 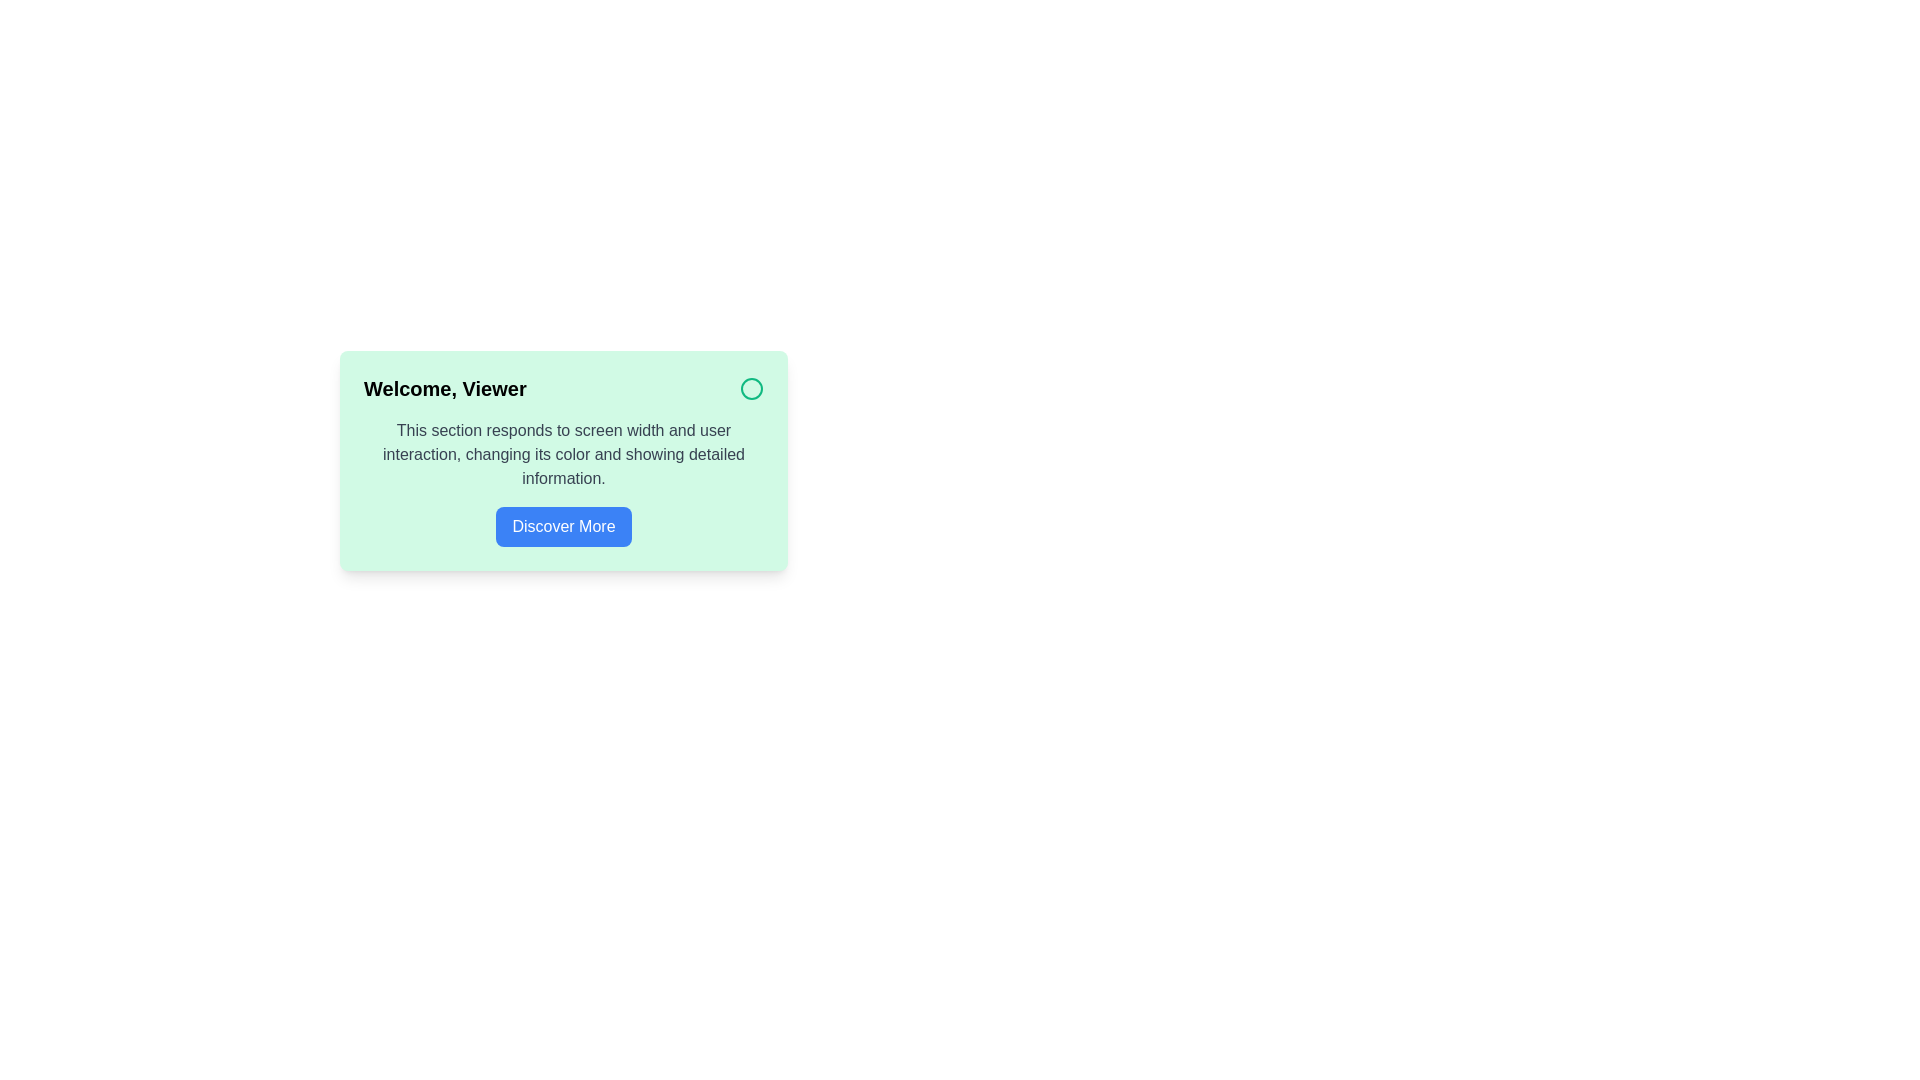 What do you see at coordinates (444, 389) in the screenshot?
I see `the static text element displaying 'Welcome, Viewer' in bold, large serif font on a light green background` at bounding box center [444, 389].